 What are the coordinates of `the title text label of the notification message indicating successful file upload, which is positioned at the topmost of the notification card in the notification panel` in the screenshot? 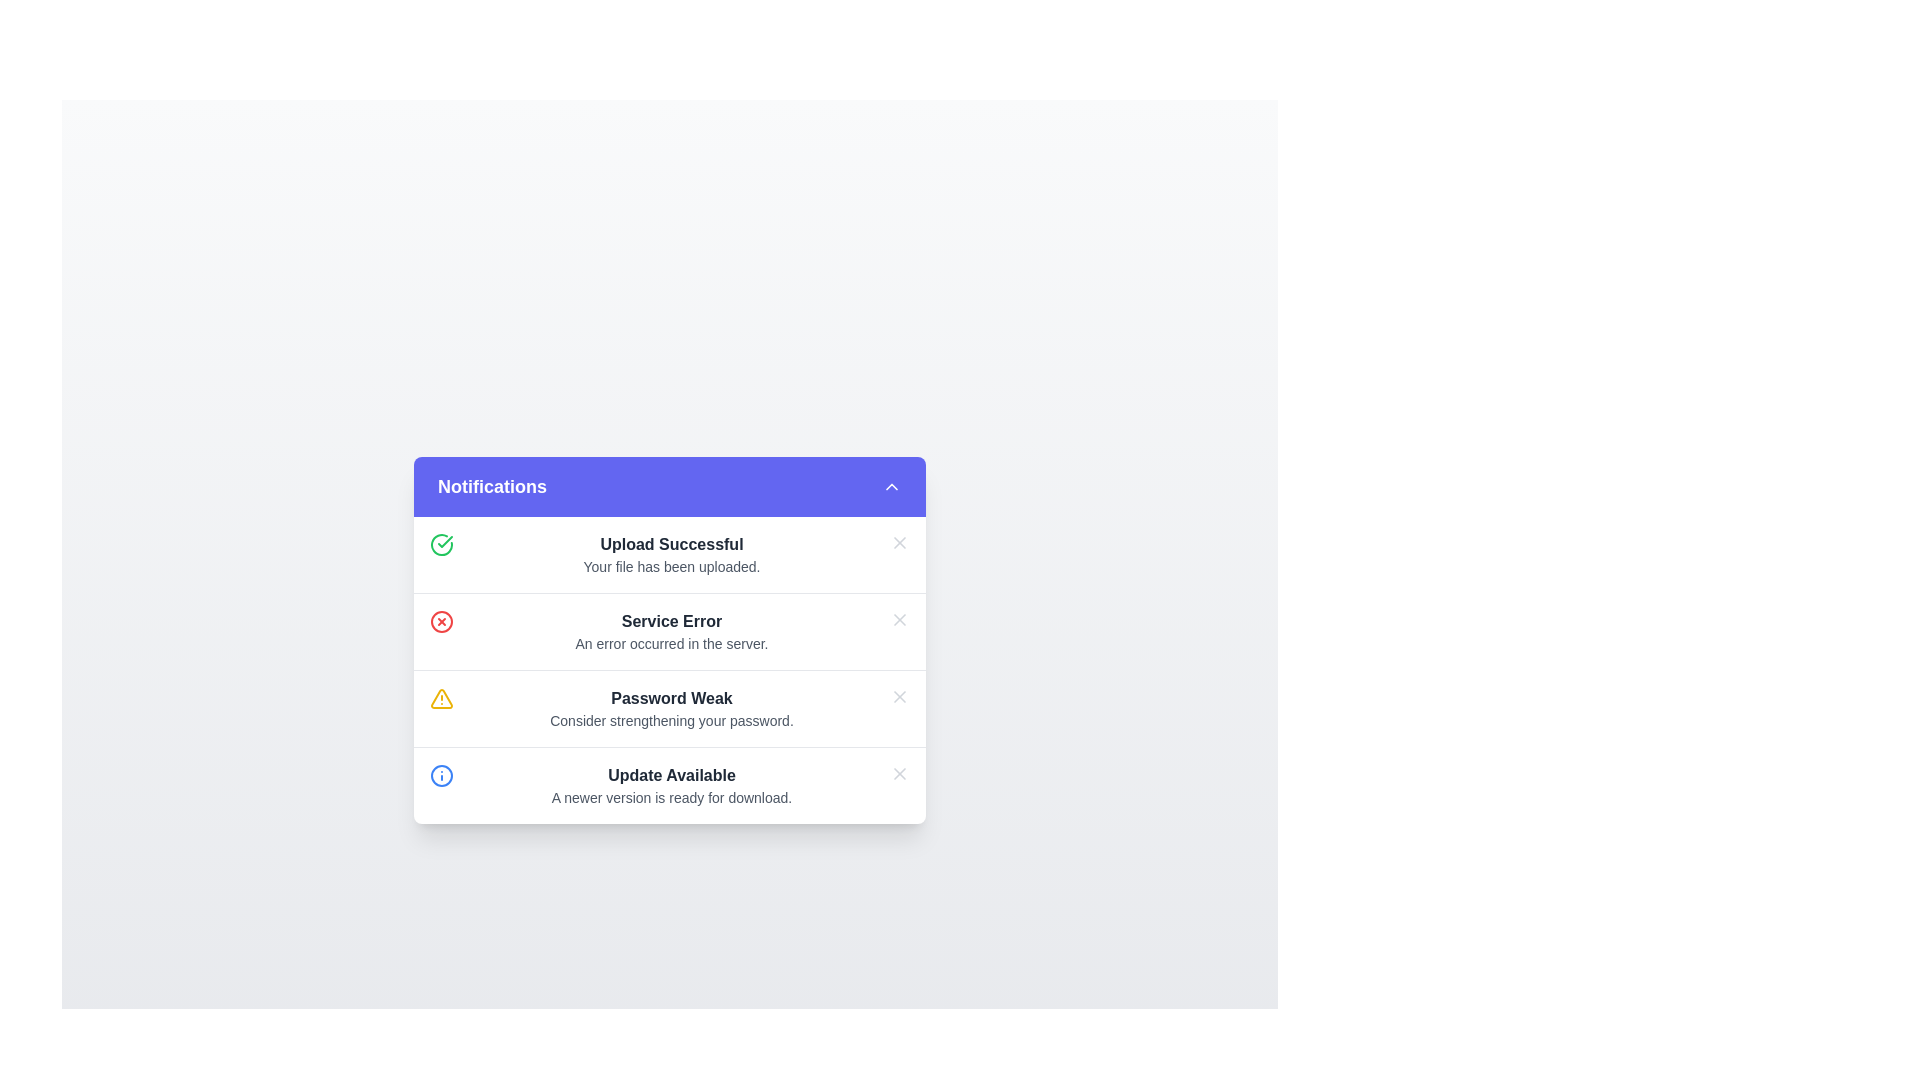 It's located at (672, 544).